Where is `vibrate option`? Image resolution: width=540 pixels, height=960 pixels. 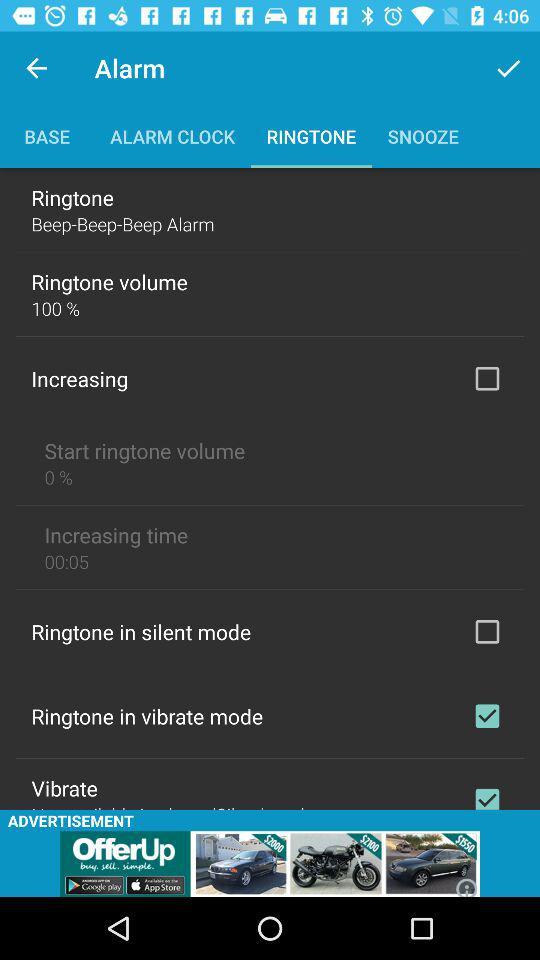 vibrate option is located at coordinates (486, 794).